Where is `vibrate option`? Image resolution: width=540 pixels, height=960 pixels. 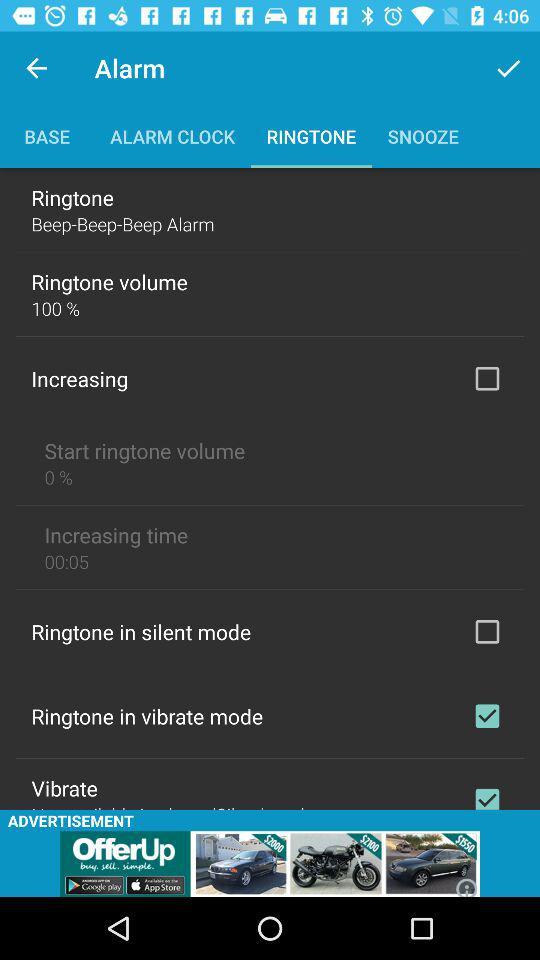 vibrate option is located at coordinates (486, 794).